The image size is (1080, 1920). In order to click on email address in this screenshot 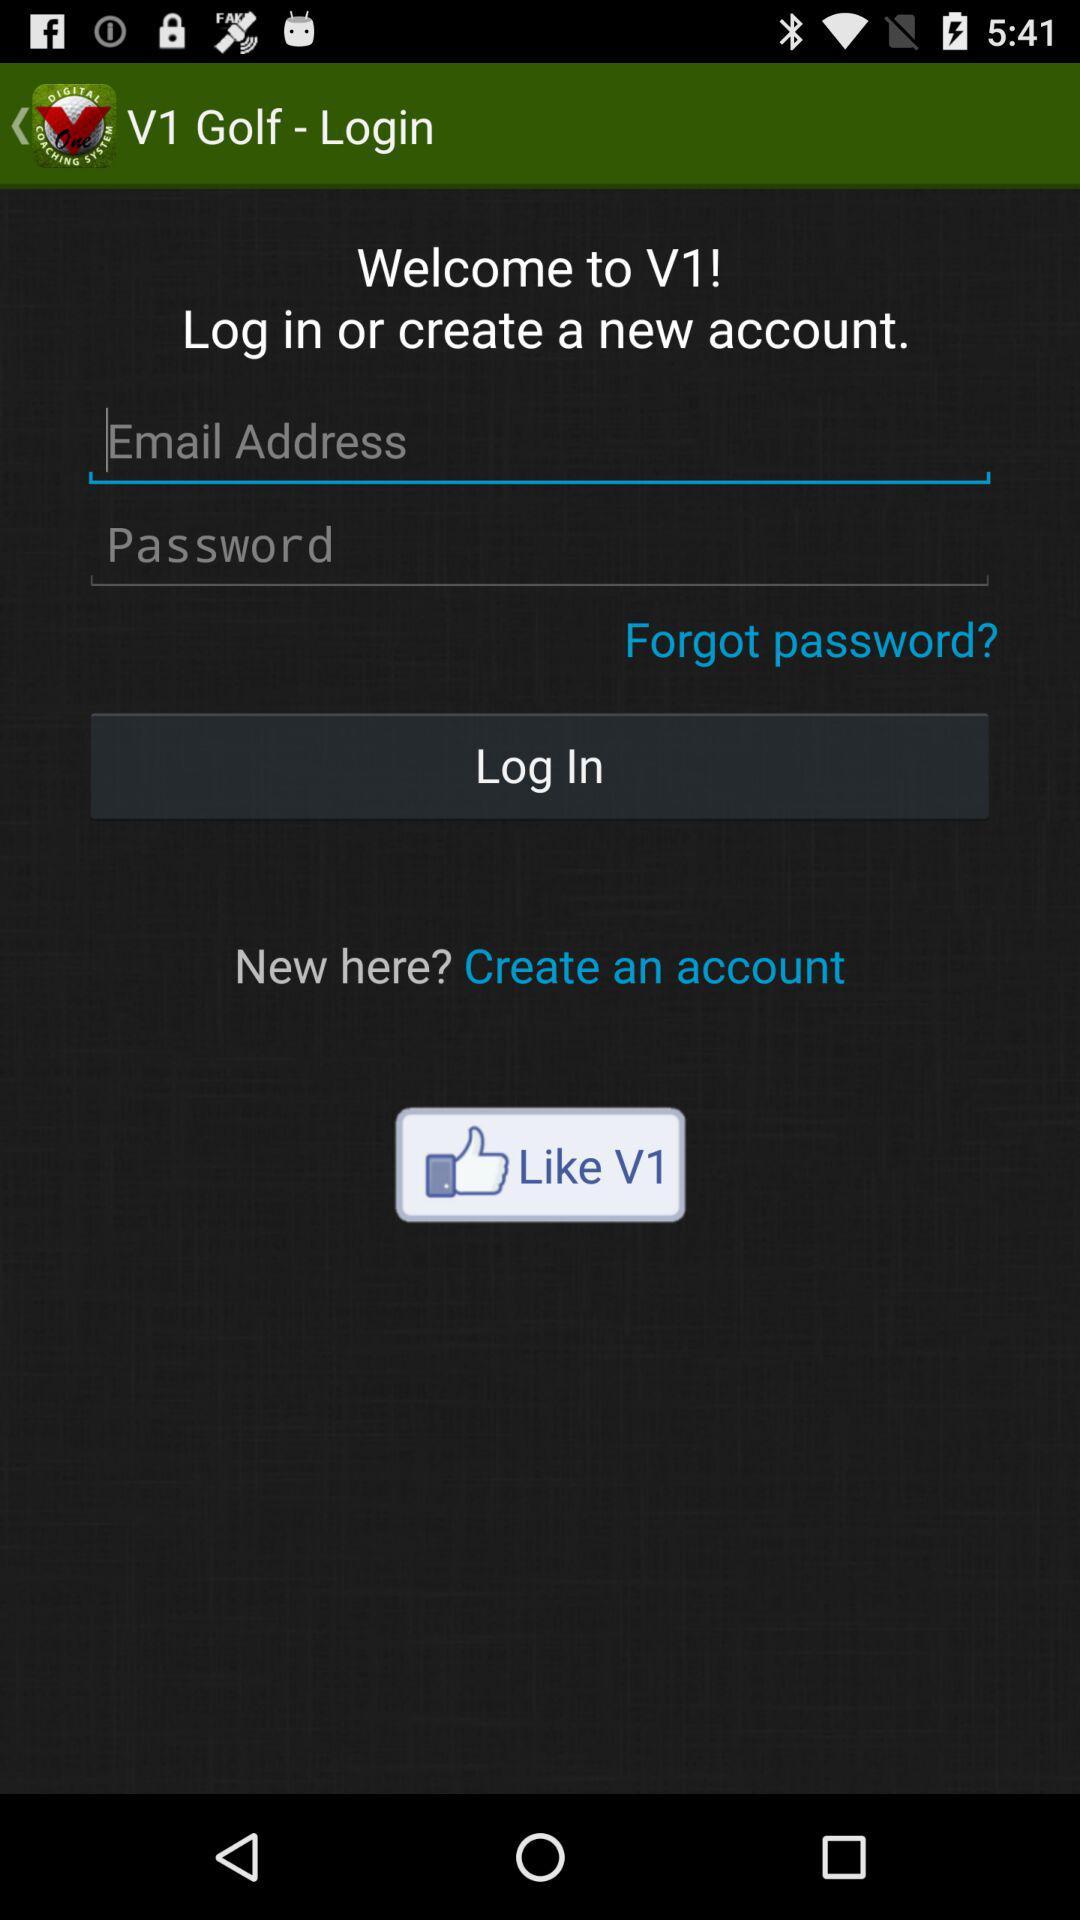, I will do `click(538, 440)`.